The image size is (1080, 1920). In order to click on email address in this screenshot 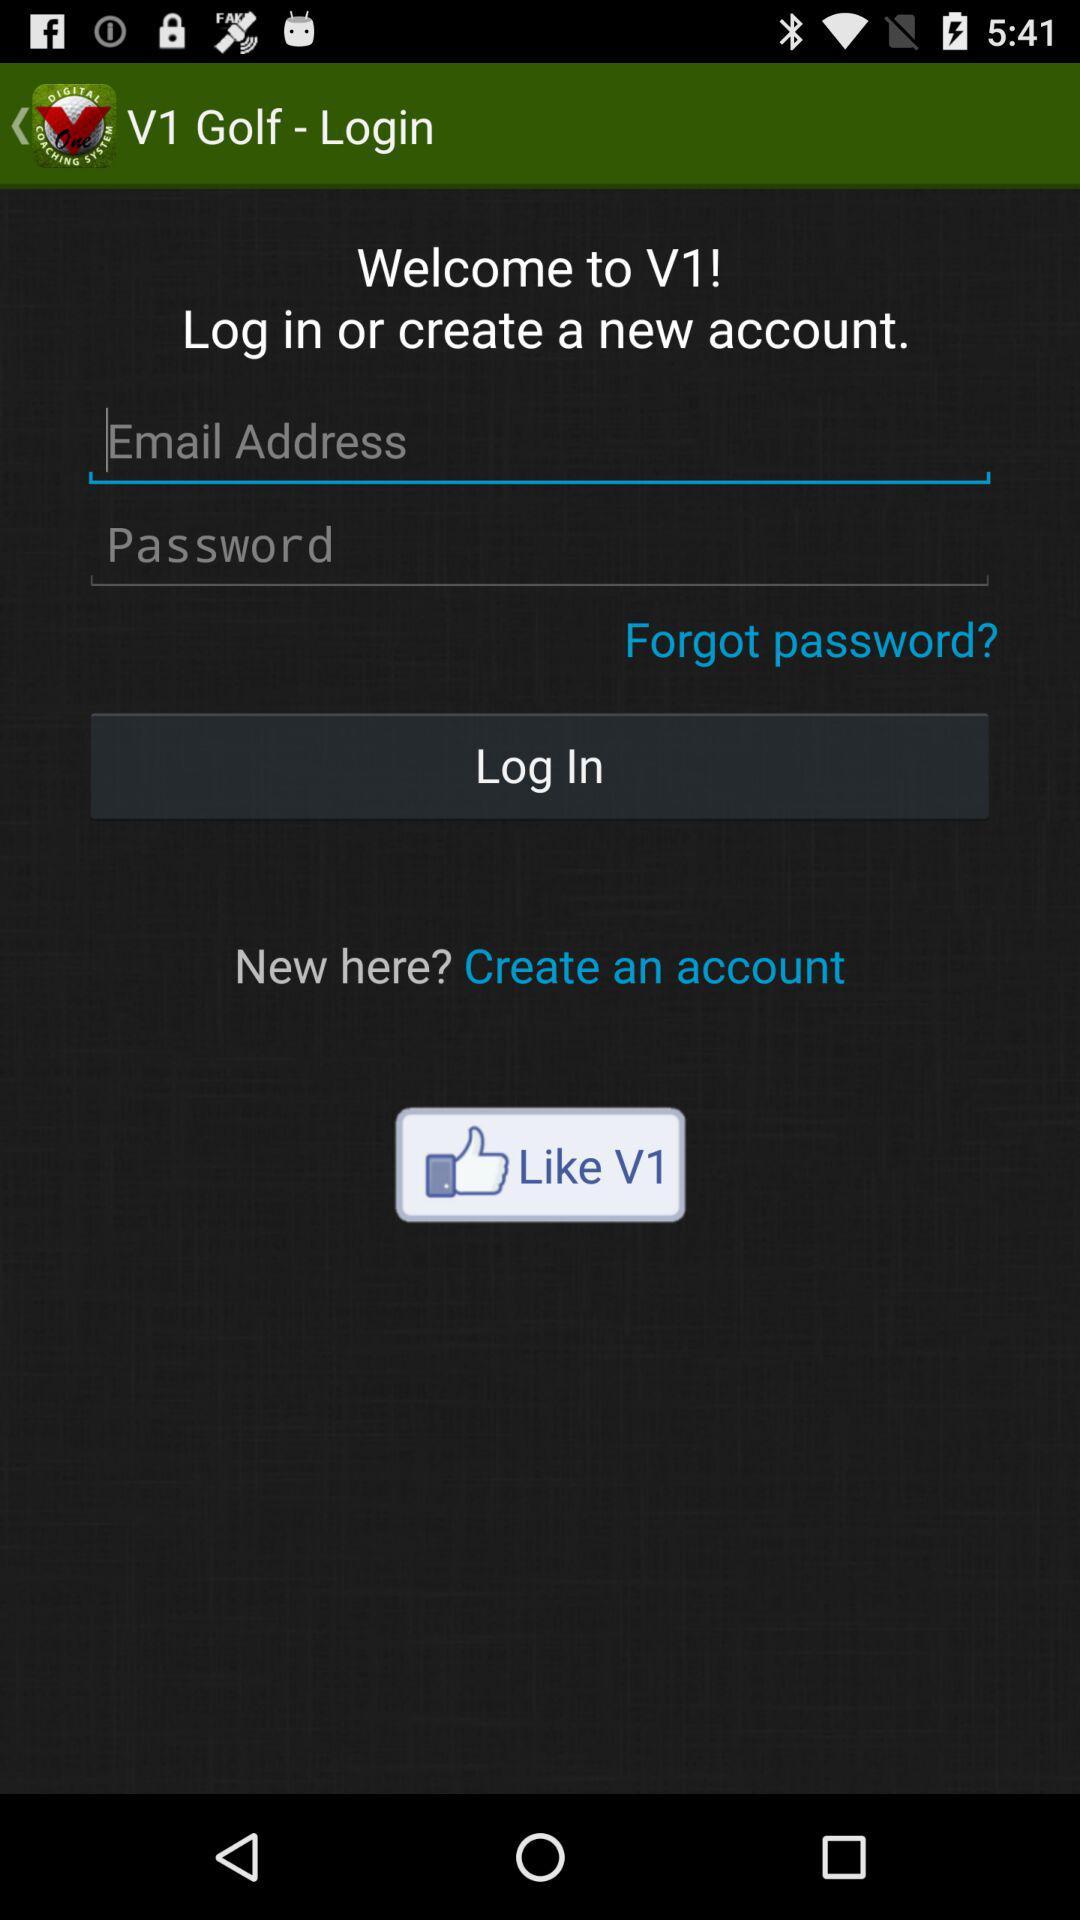, I will do `click(538, 440)`.